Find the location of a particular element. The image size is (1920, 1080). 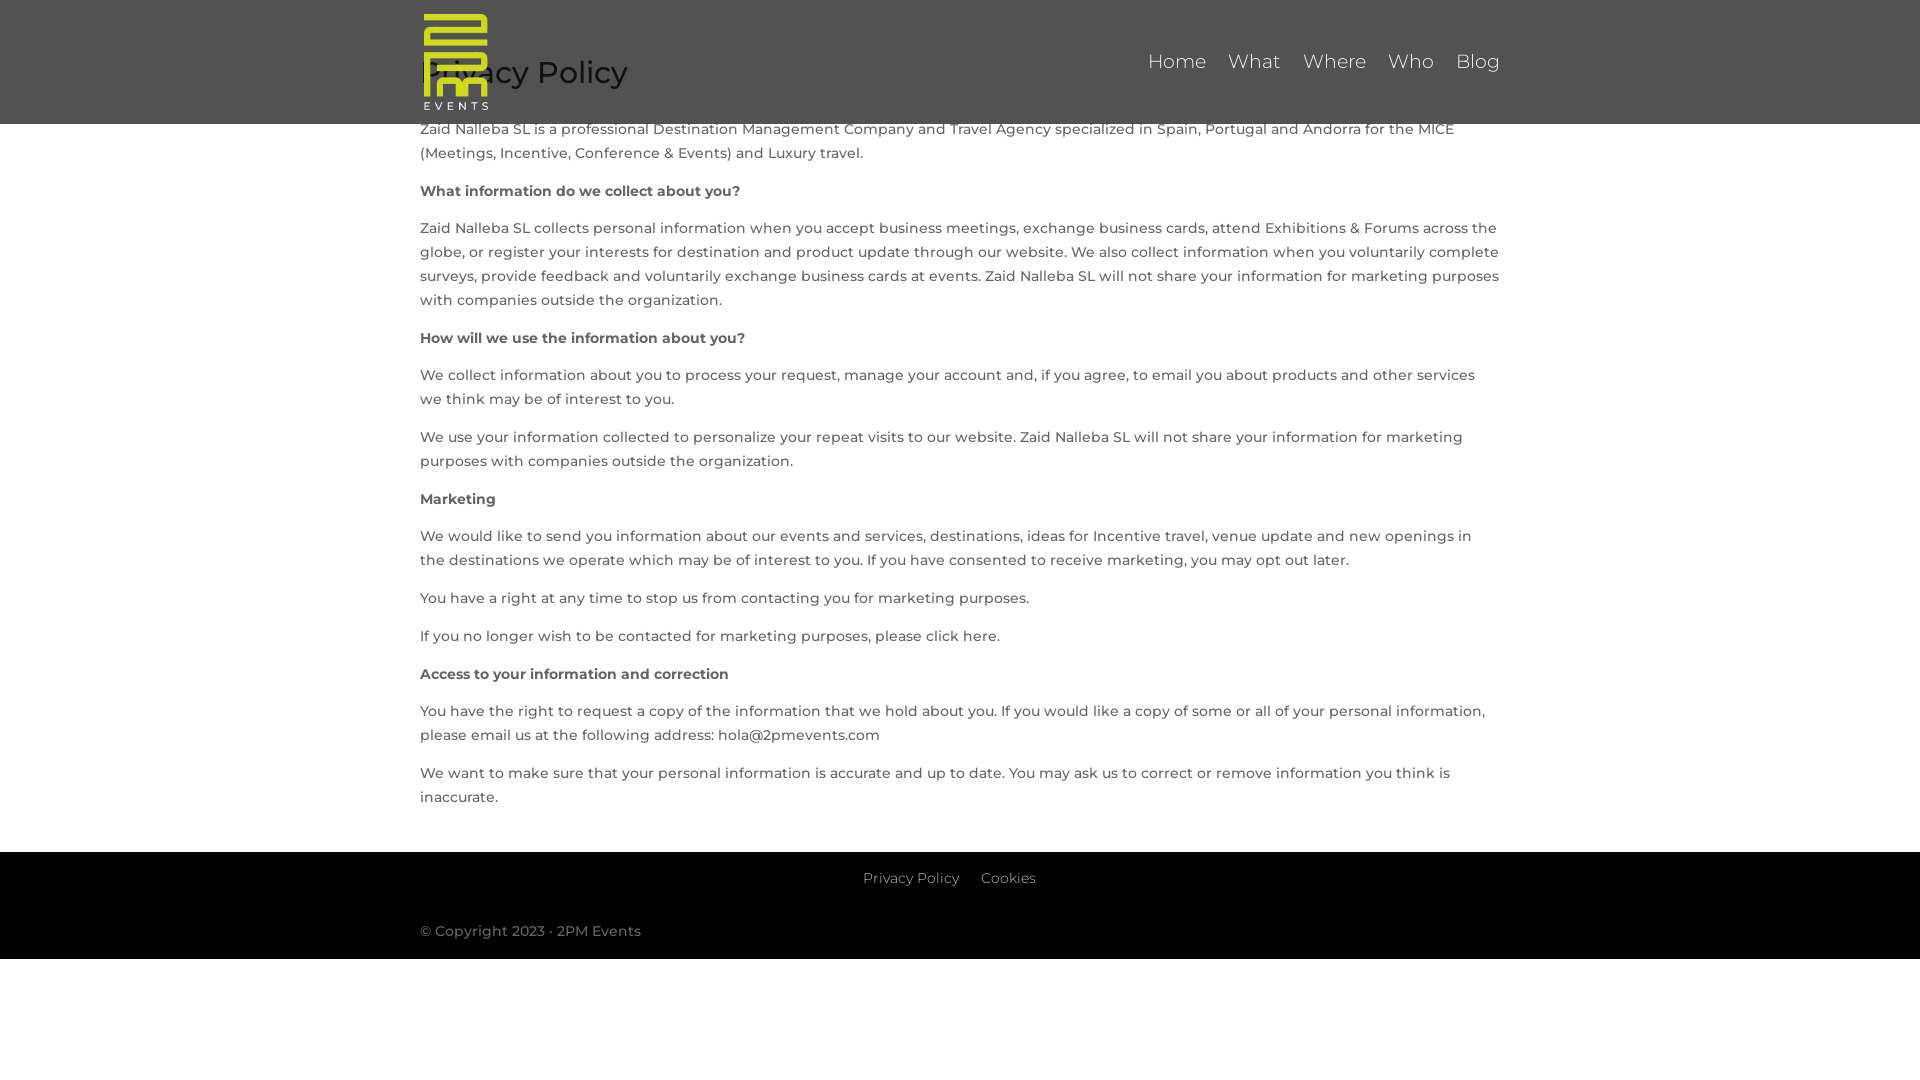

'Blog' is located at coordinates (1478, 88).